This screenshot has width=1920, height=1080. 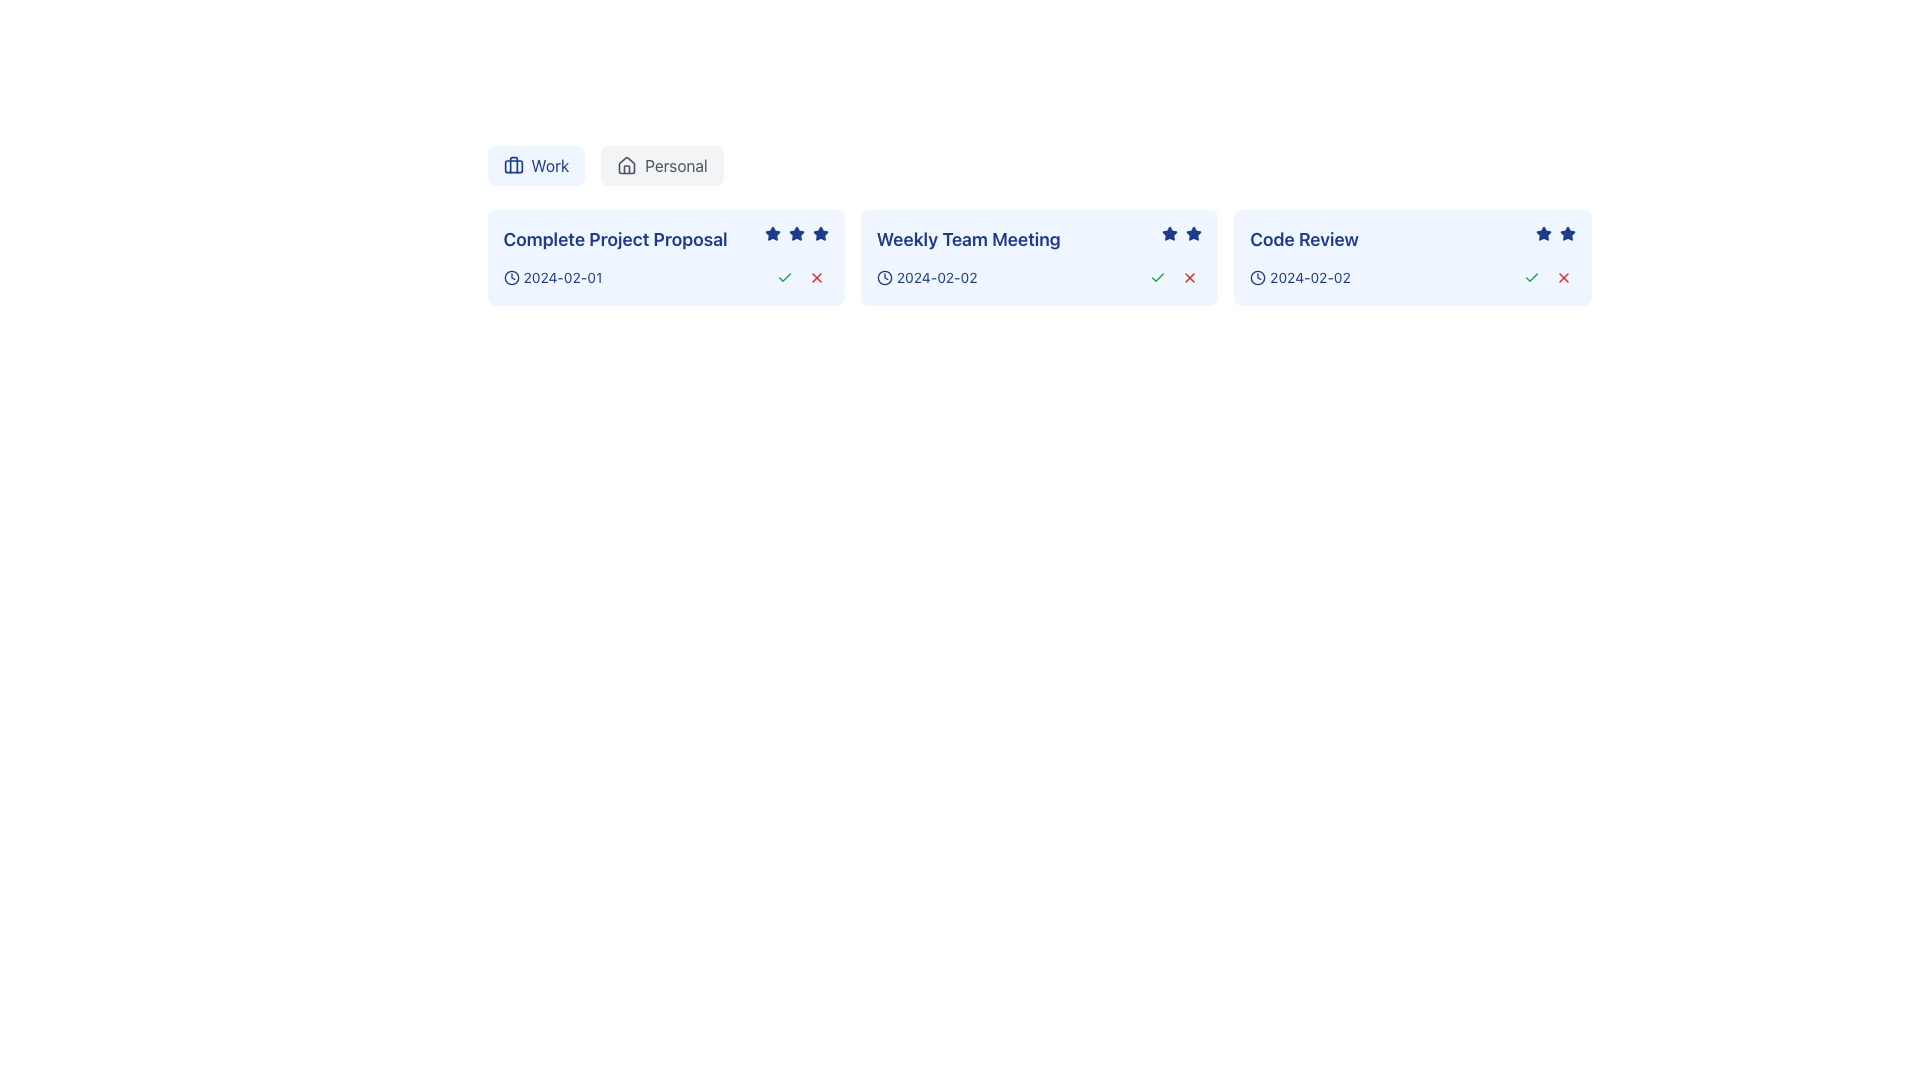 What do you see at coordinates (1530, 277) in the screenshot?
I see `the circular button with a green checkmark icon located in the 'Code Review' card` at bounding box center [1530, 277].